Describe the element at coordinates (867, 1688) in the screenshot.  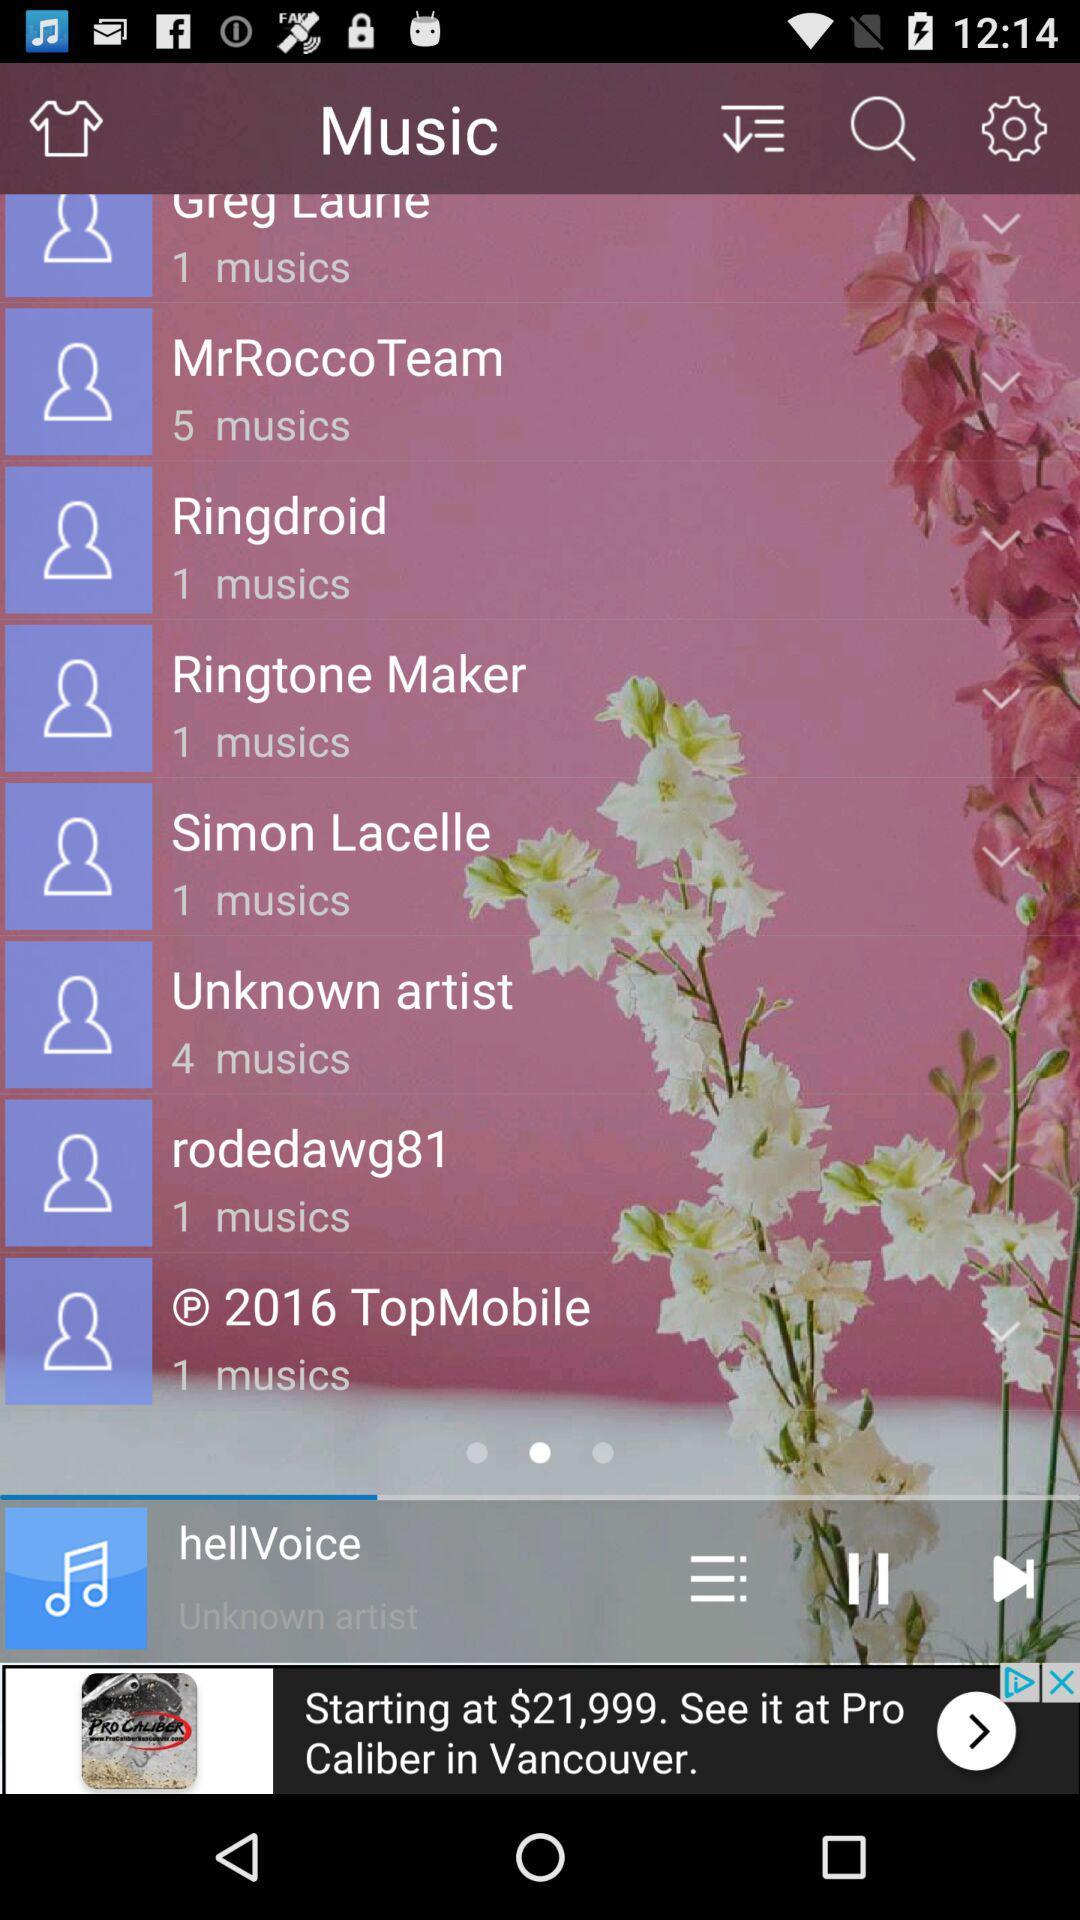
I see `the pause icon` at that location.